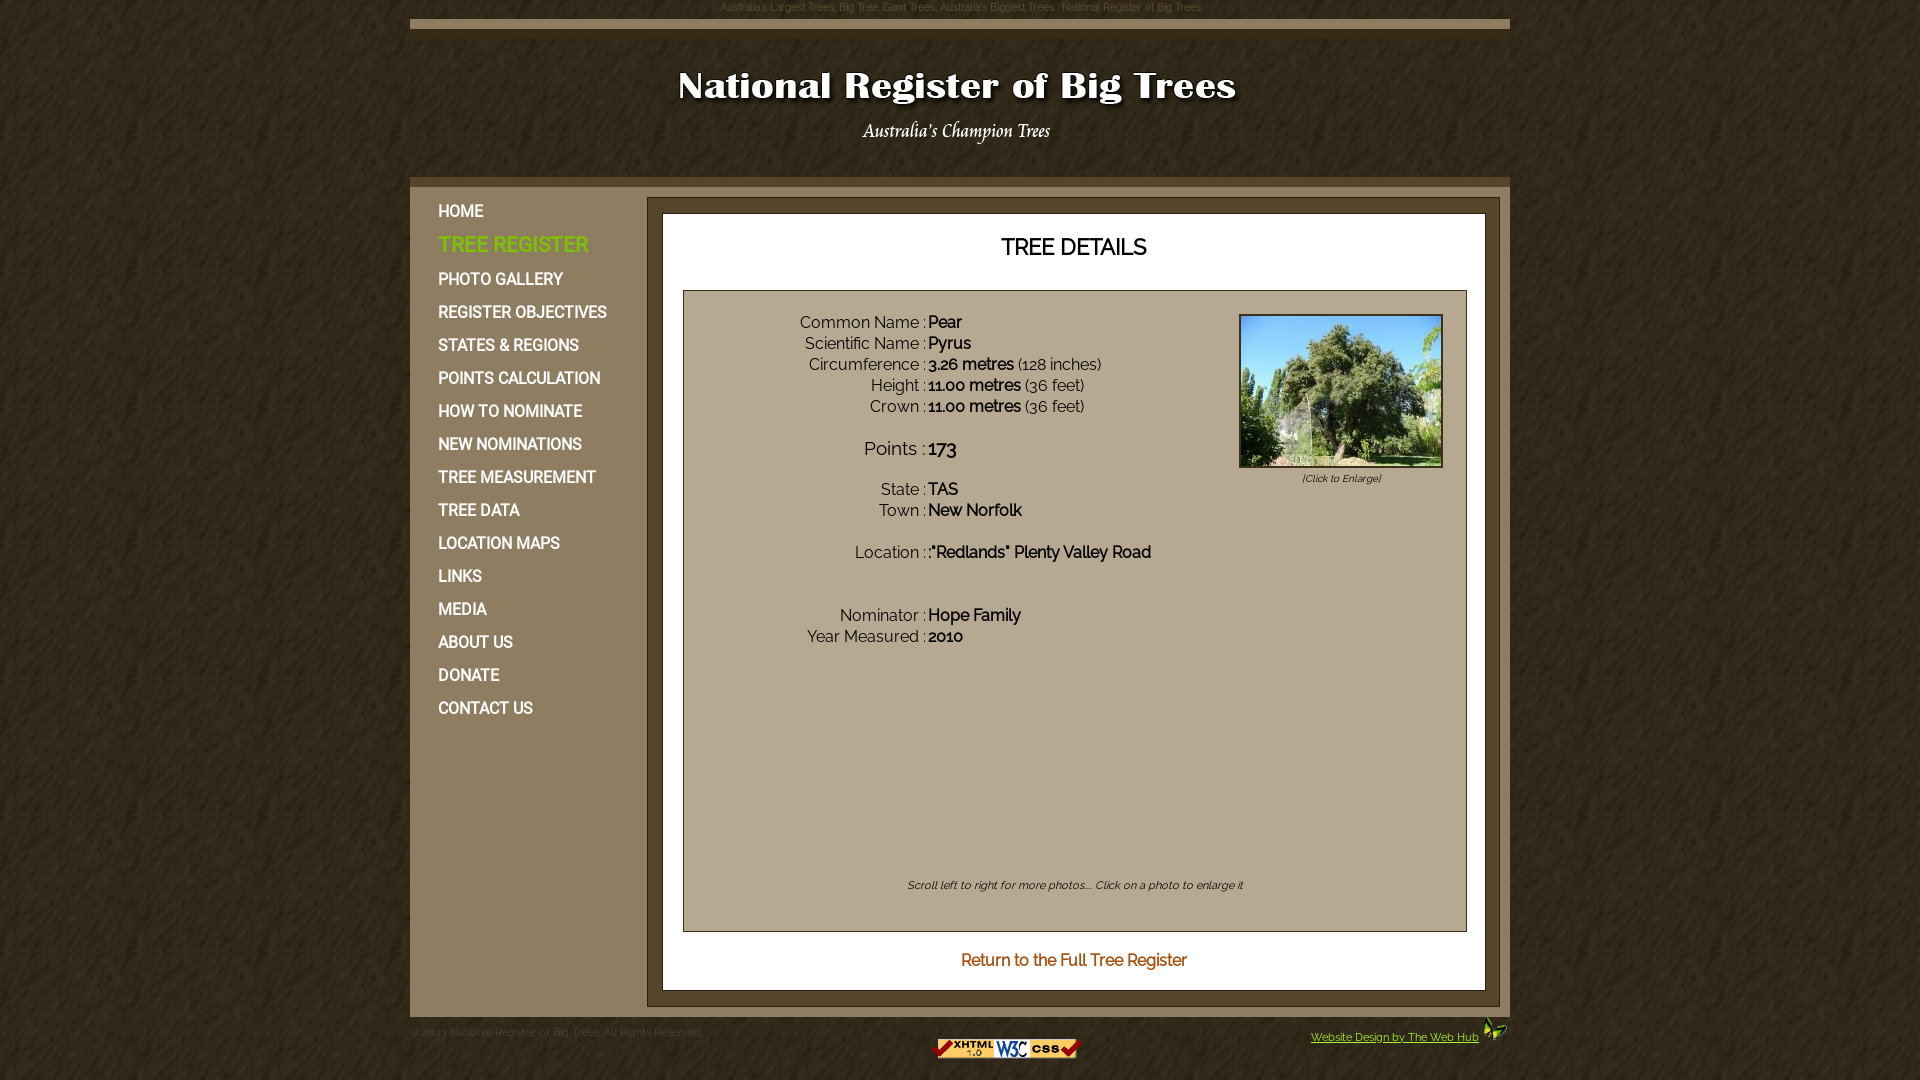  I want to click on 'CONTACT US', so click(419, 707).